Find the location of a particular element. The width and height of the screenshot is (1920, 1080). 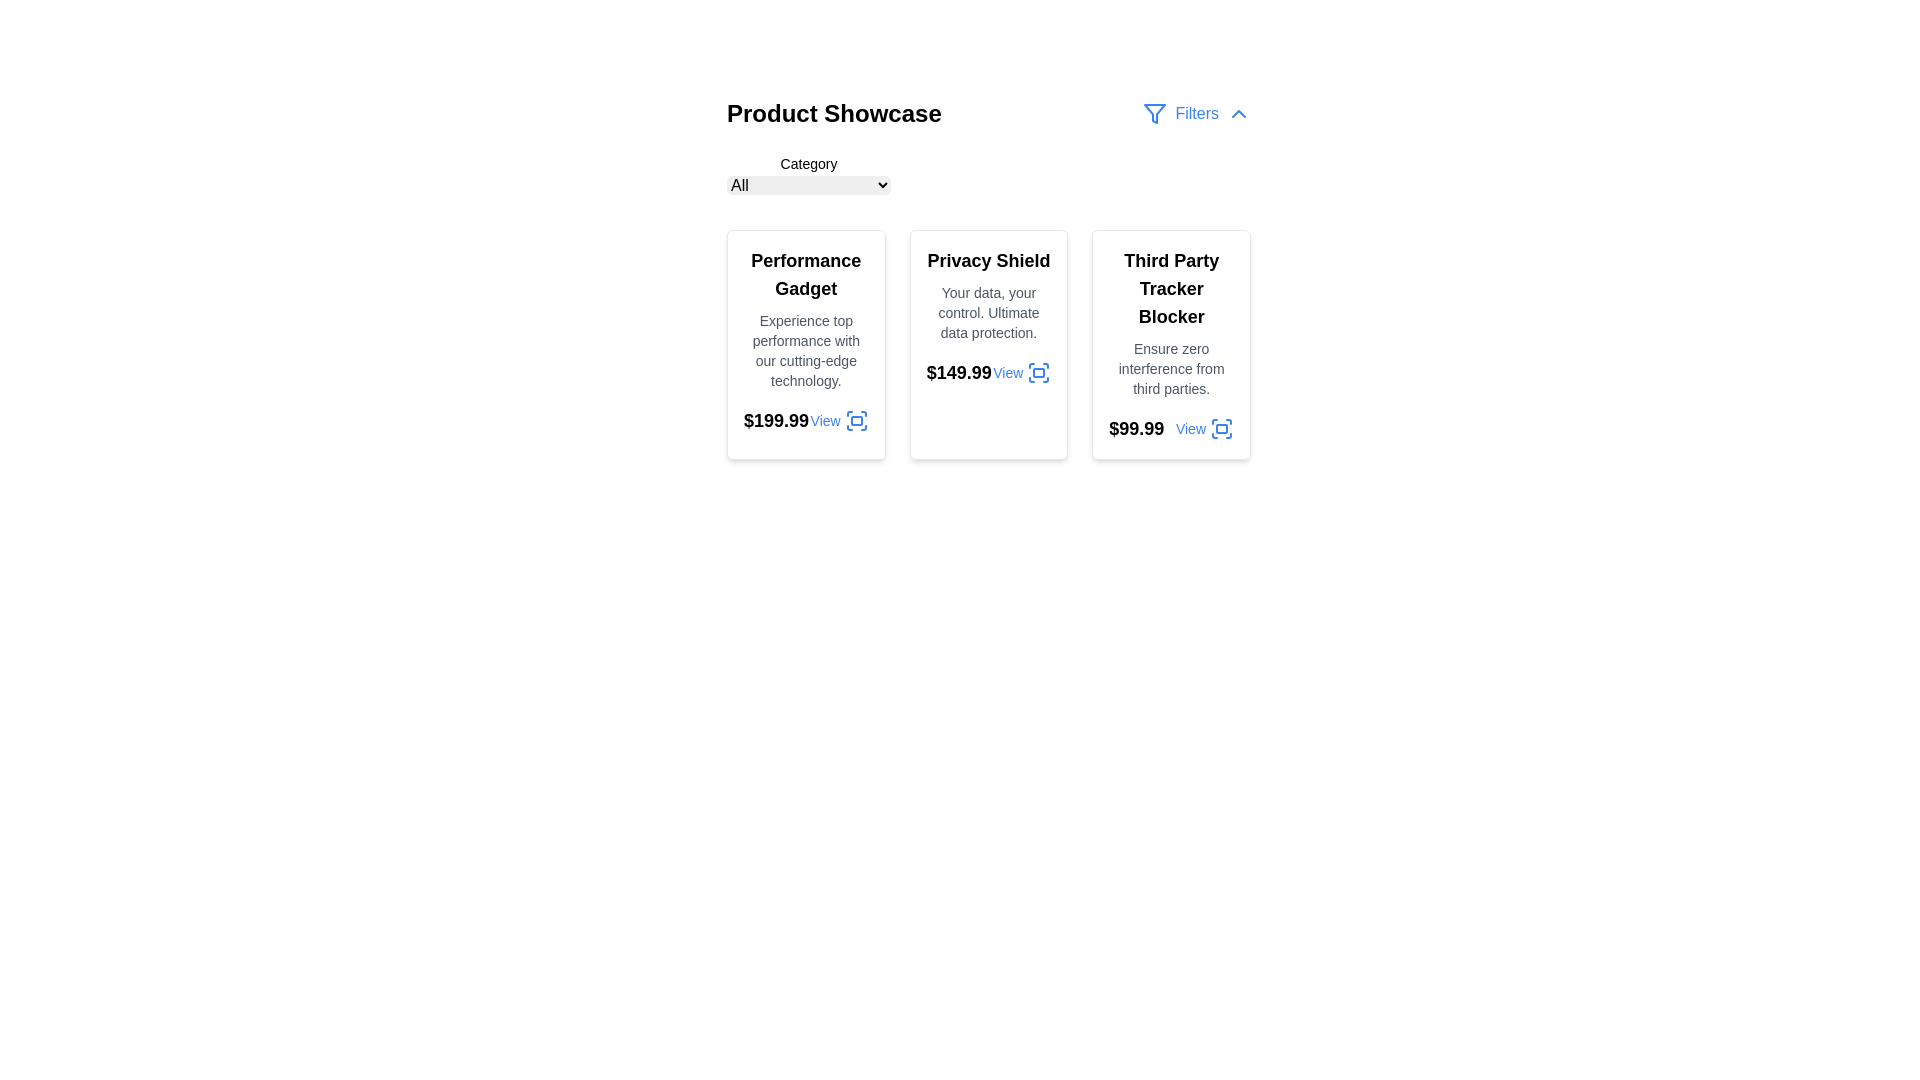

the clickable link with an icon located to the right of the price '$149.99' in the center card of the three horizontally aligned cards to change its appearance is located at coordinates (1022, 373).